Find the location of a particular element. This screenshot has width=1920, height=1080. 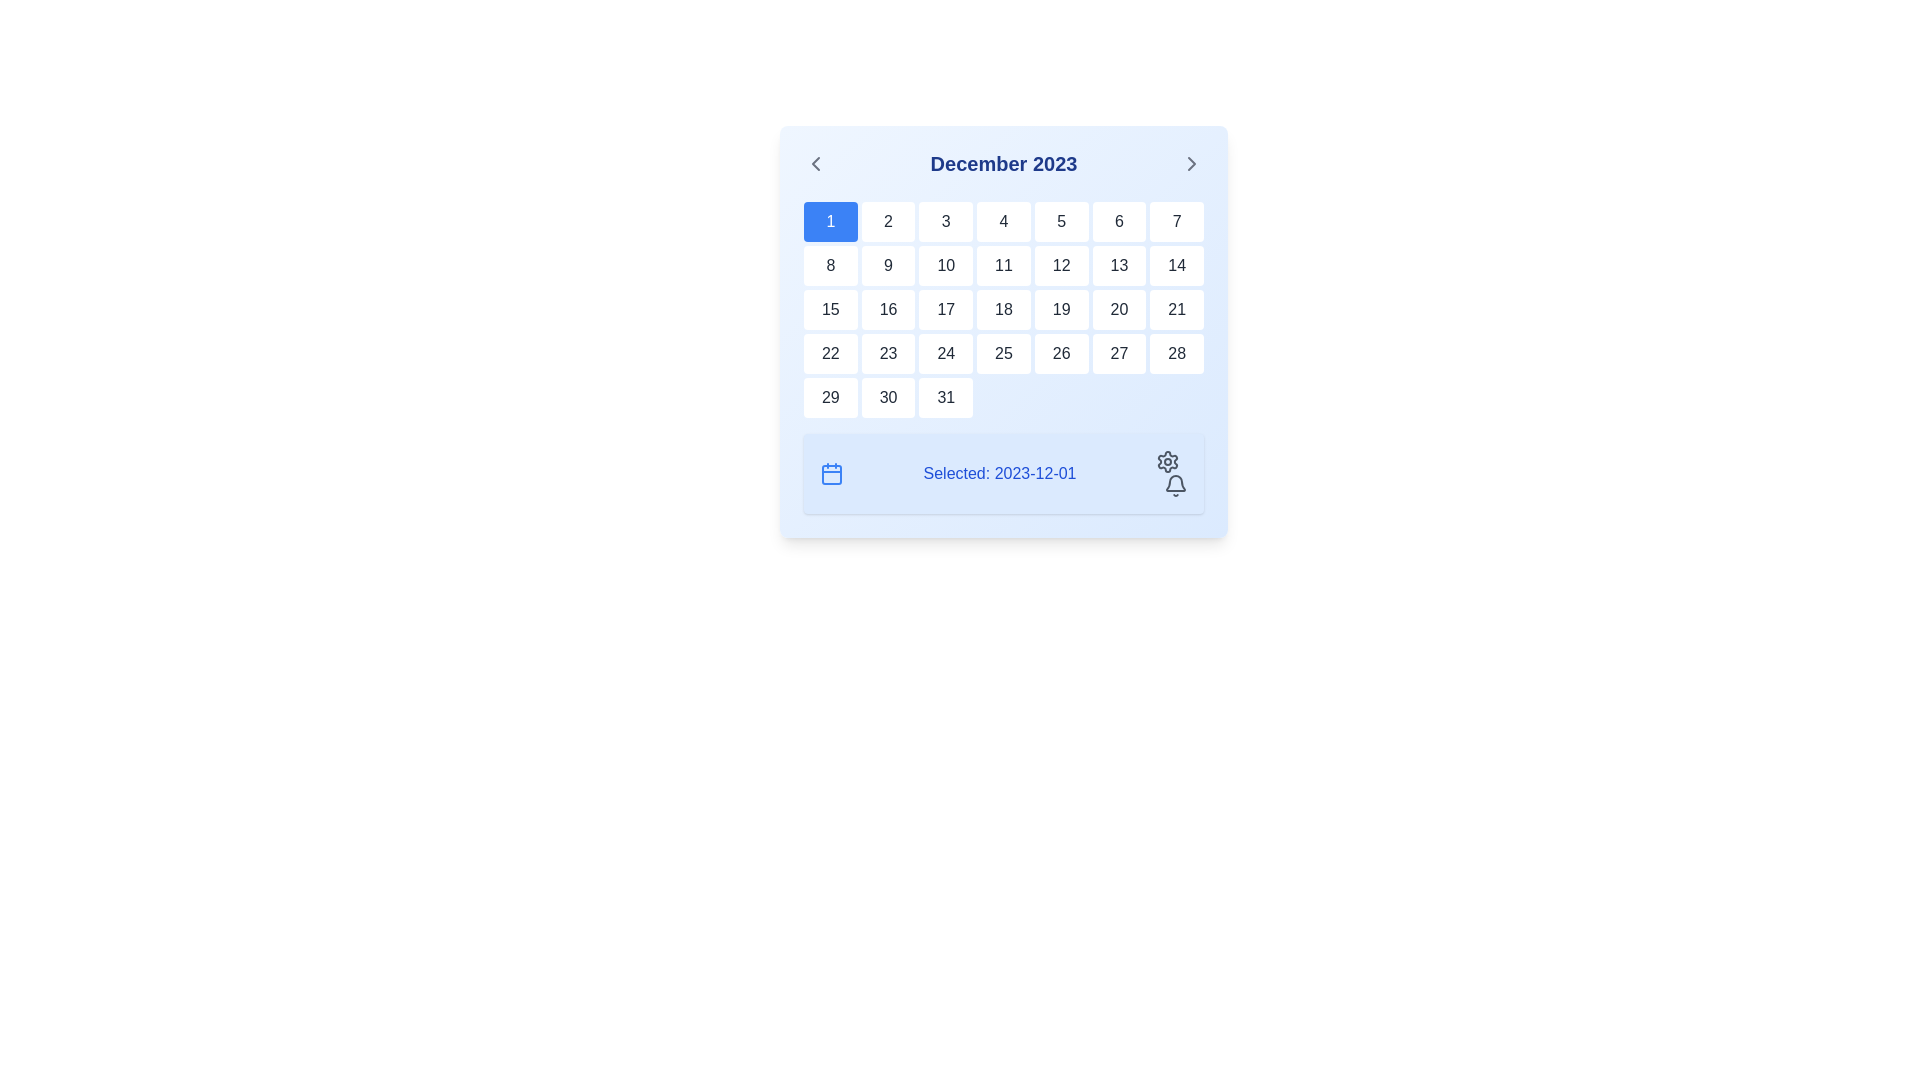

the square-shaped button with the text '24' in black font, located in the calendar grid layout is located at coordinates (945, 353).